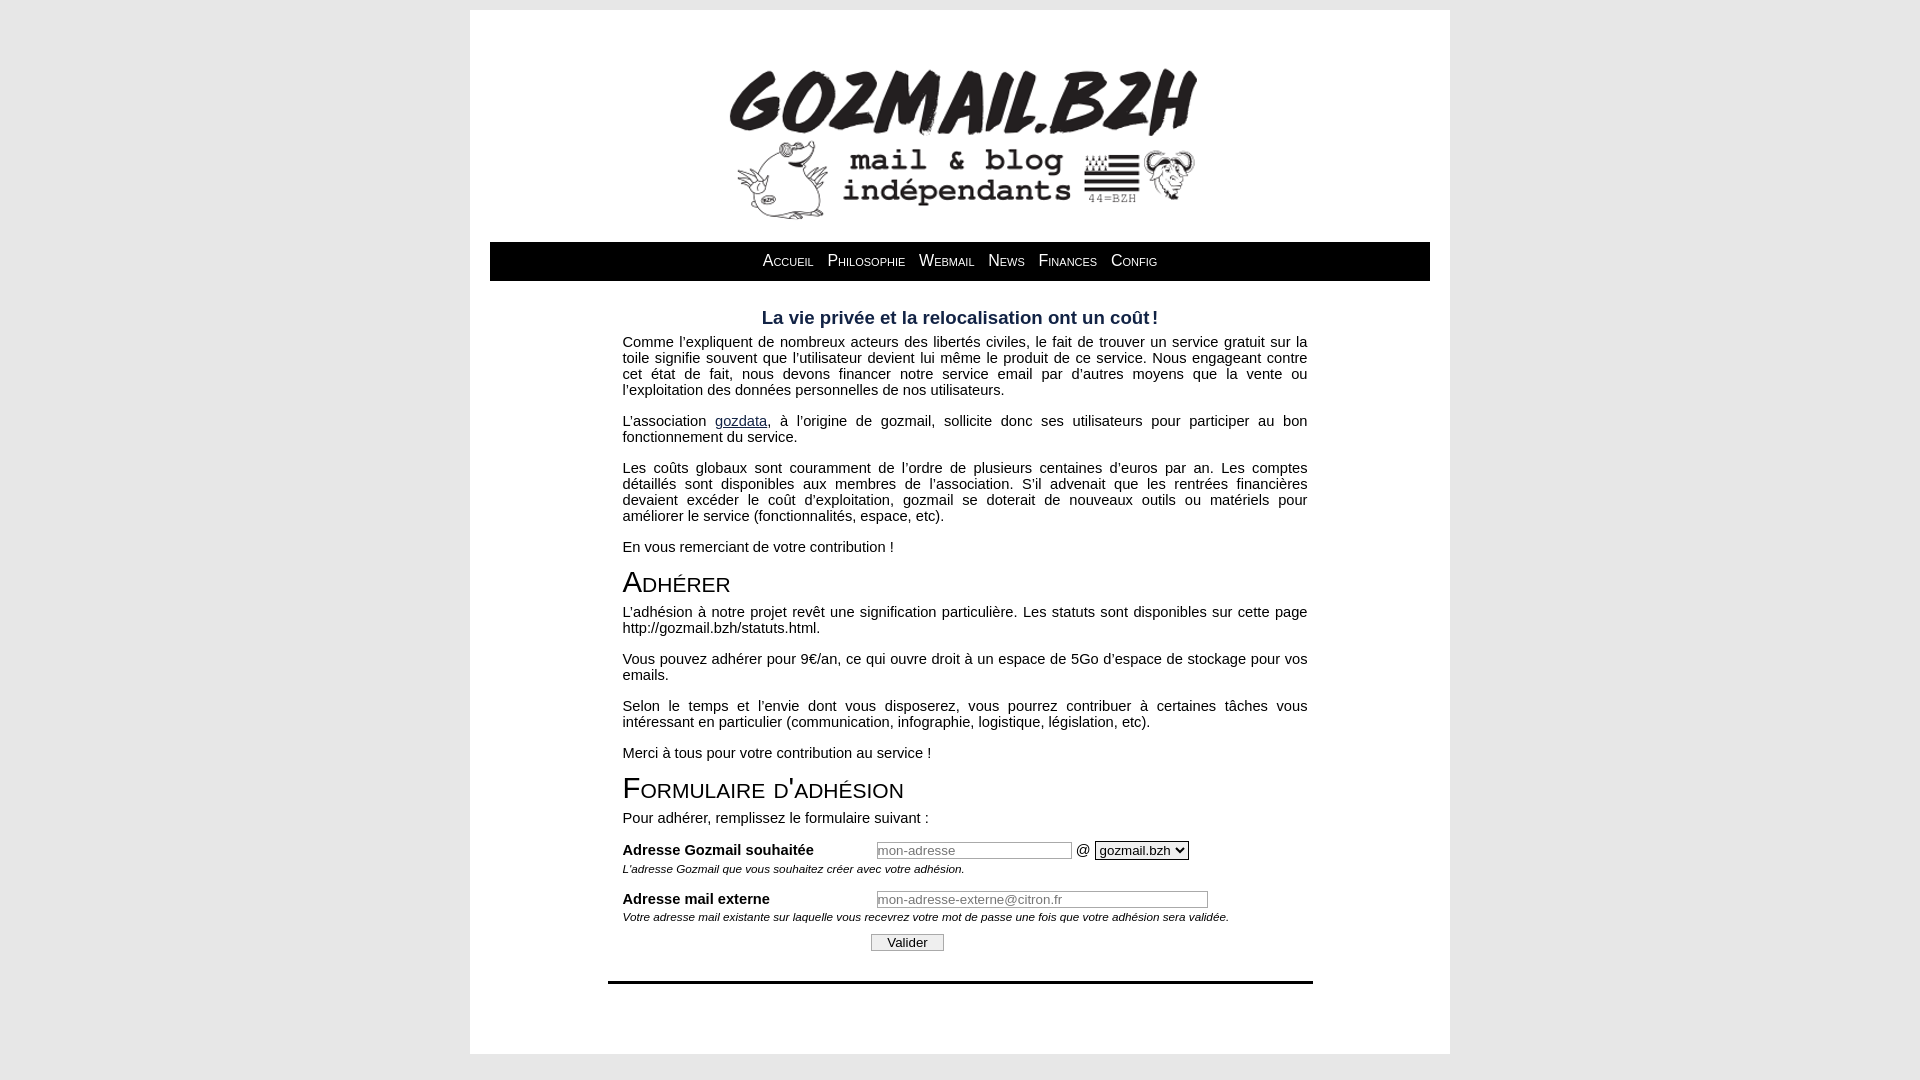 This screenshot has width=1920, height=1080. What do you see at coordinates (1133, 259) in the screenshot?
I see `'Config'` at bounding box center [1133, 259].